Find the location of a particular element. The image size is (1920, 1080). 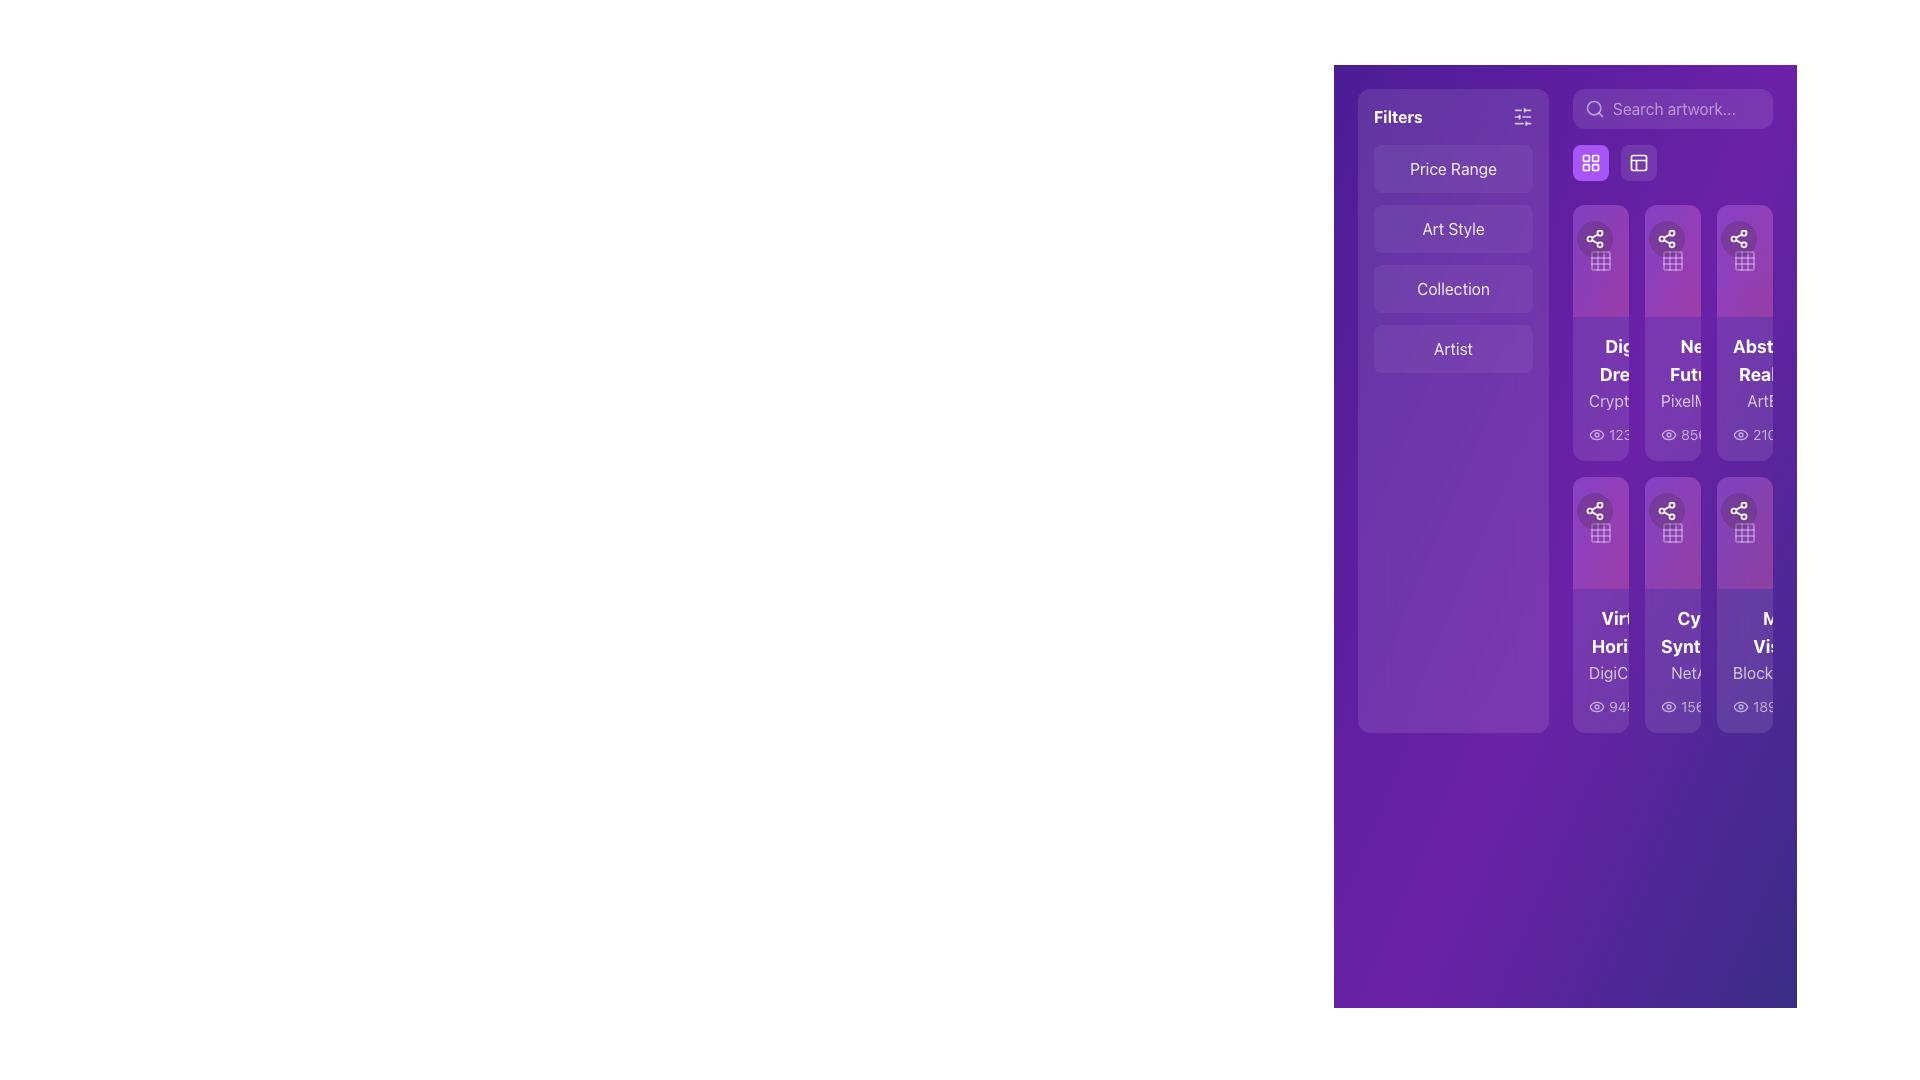

the eye-shaped visibility icon located to the left of the numeric text '2100' in the third horizontal card of the right-hand grid is located at coordinates (1740, 434).